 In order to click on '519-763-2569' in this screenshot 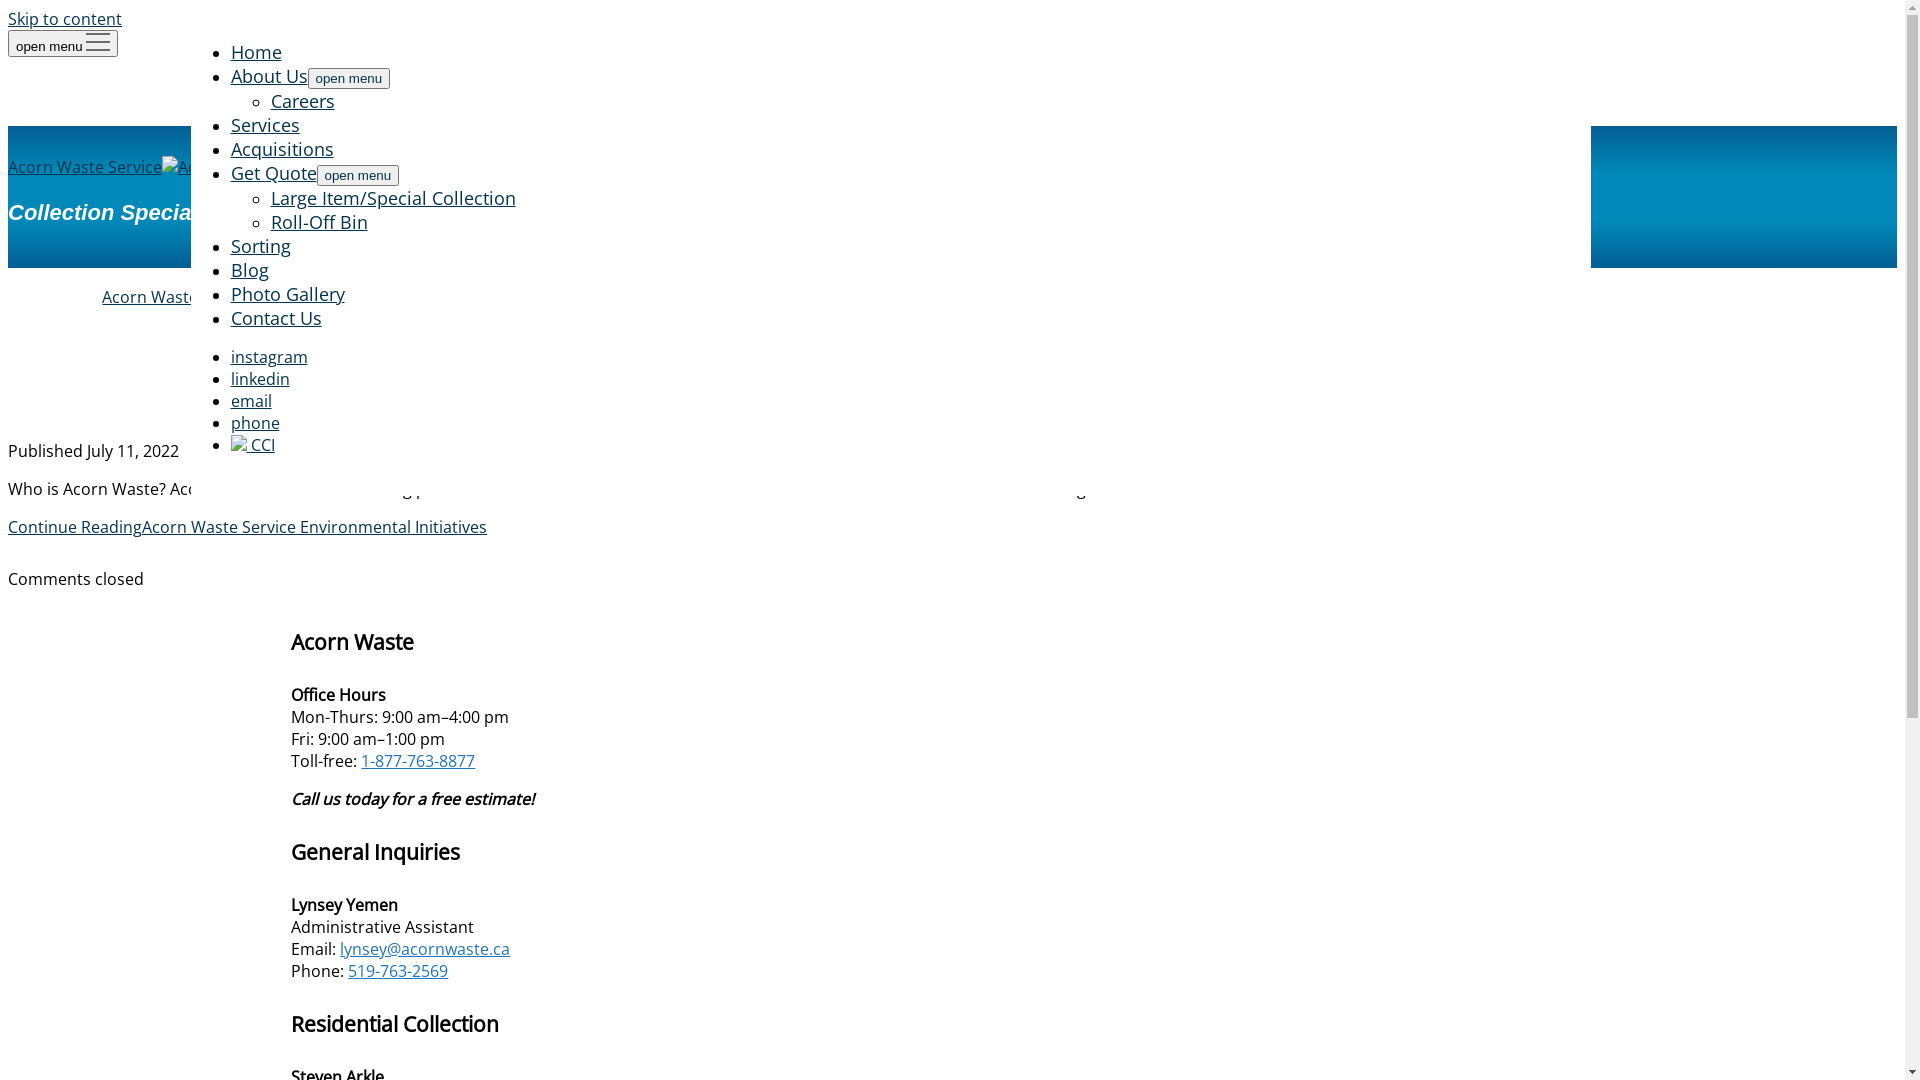, I will do `click(398, 970)`.